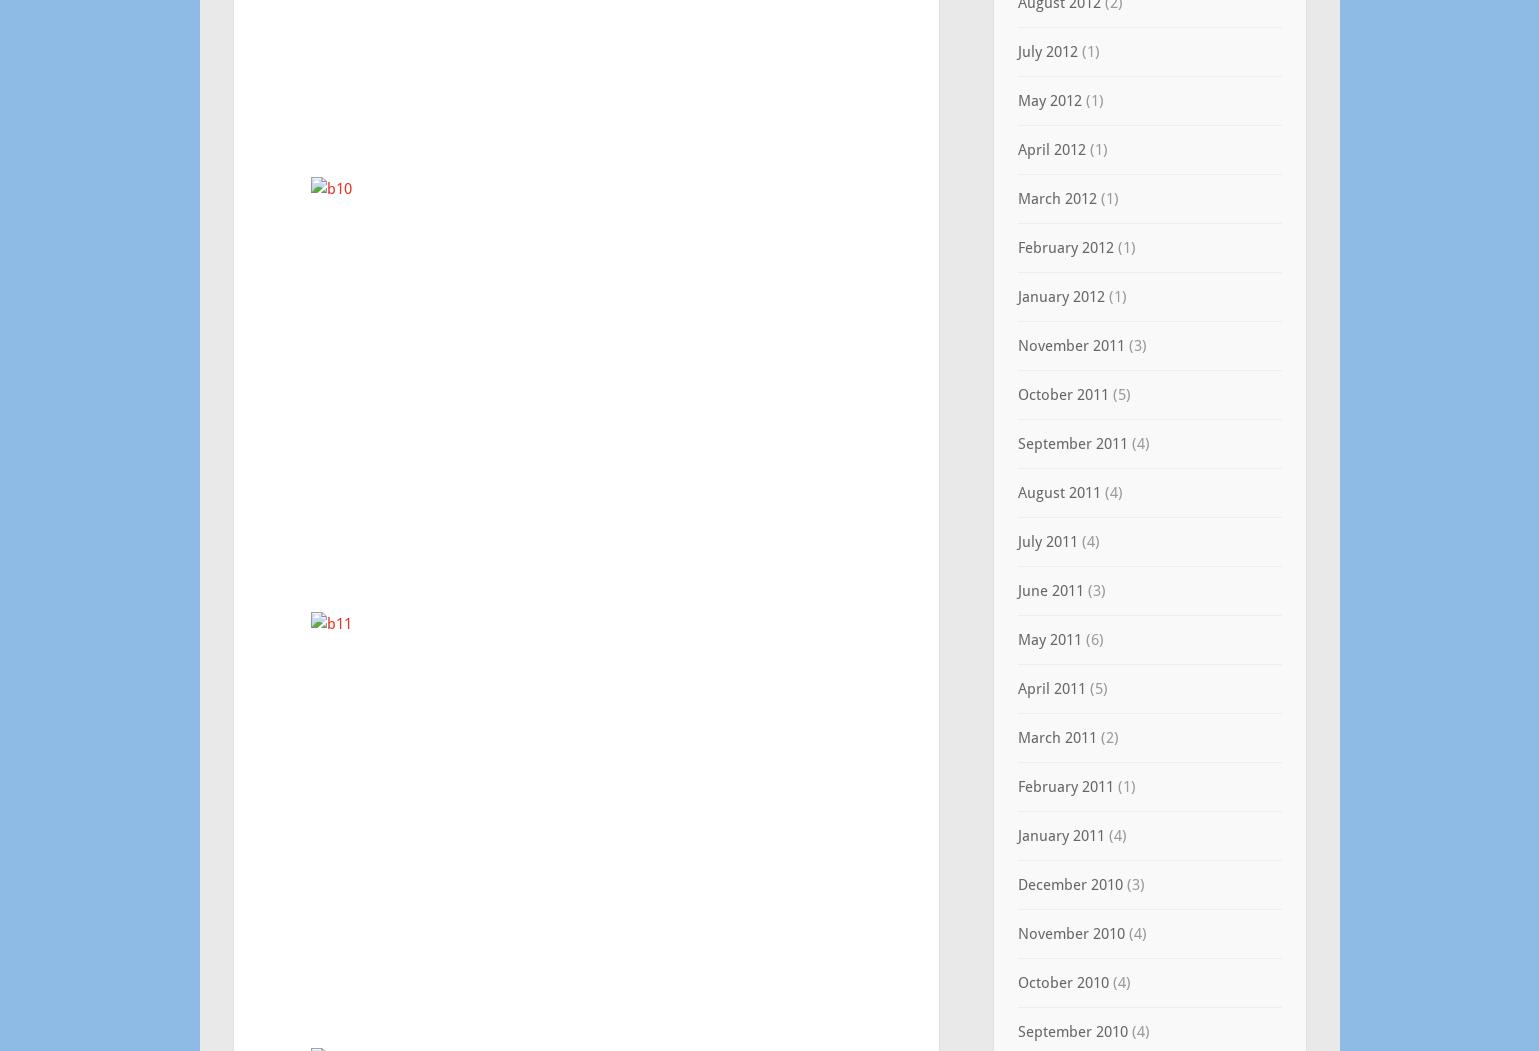 The image size is (1539, 1051). What do you see at coordinates (1079, 638) in the screenshot?
I see `'(6)'` at bounding box center [1079, 638].